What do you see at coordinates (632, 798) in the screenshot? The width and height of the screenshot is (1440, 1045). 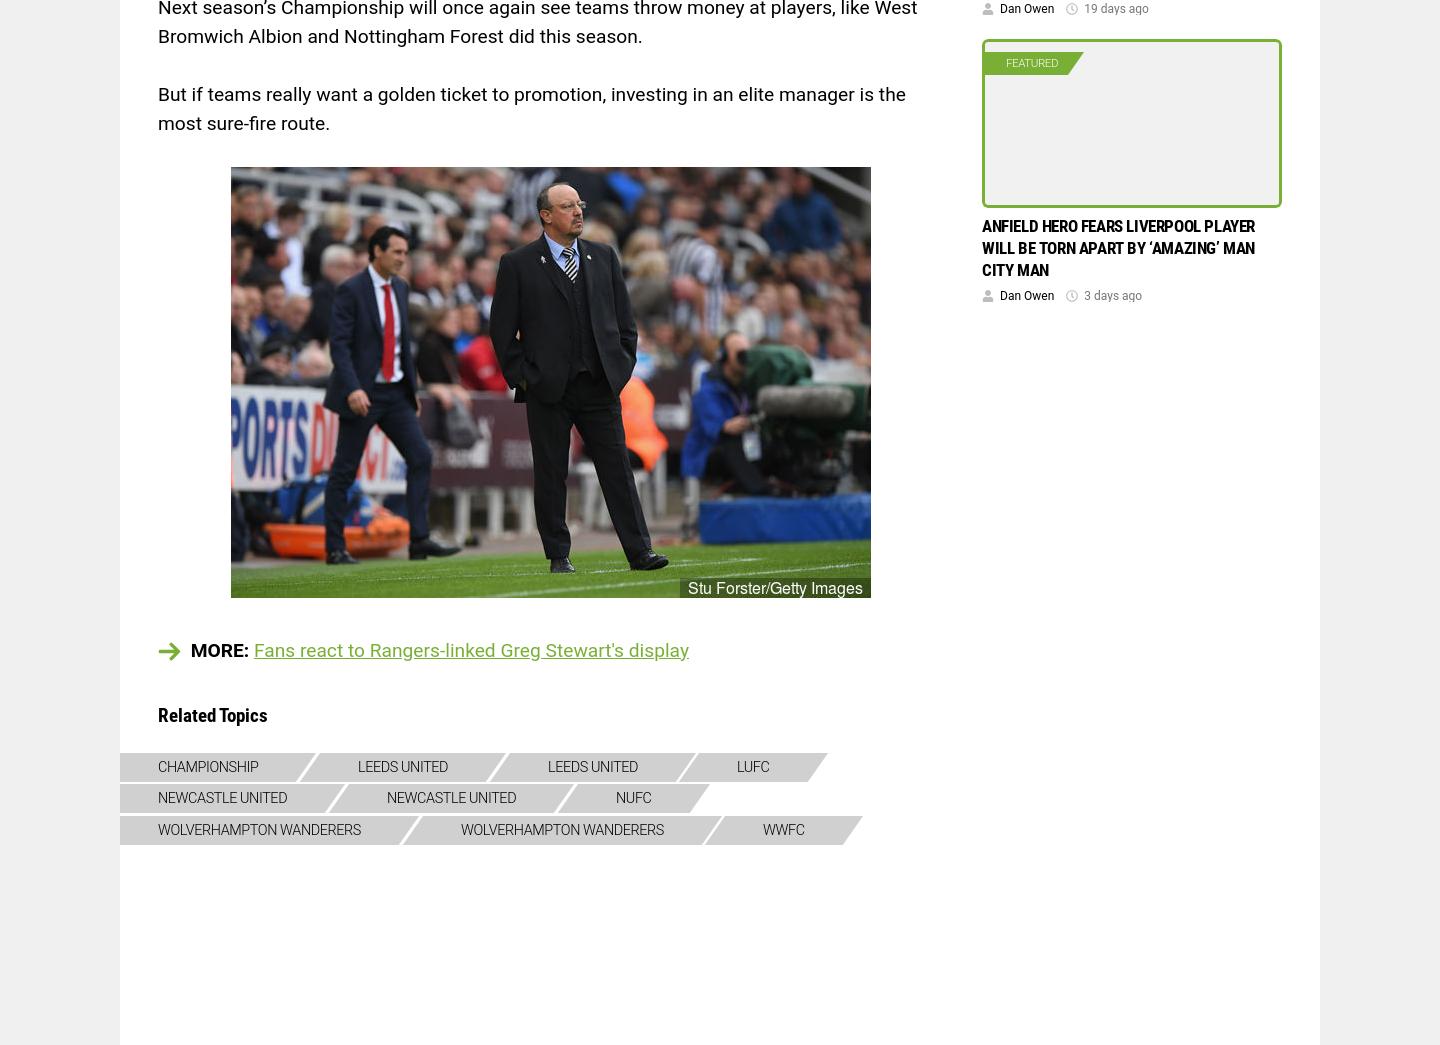 I see `'nufc'` at bounding box center [632, 798].